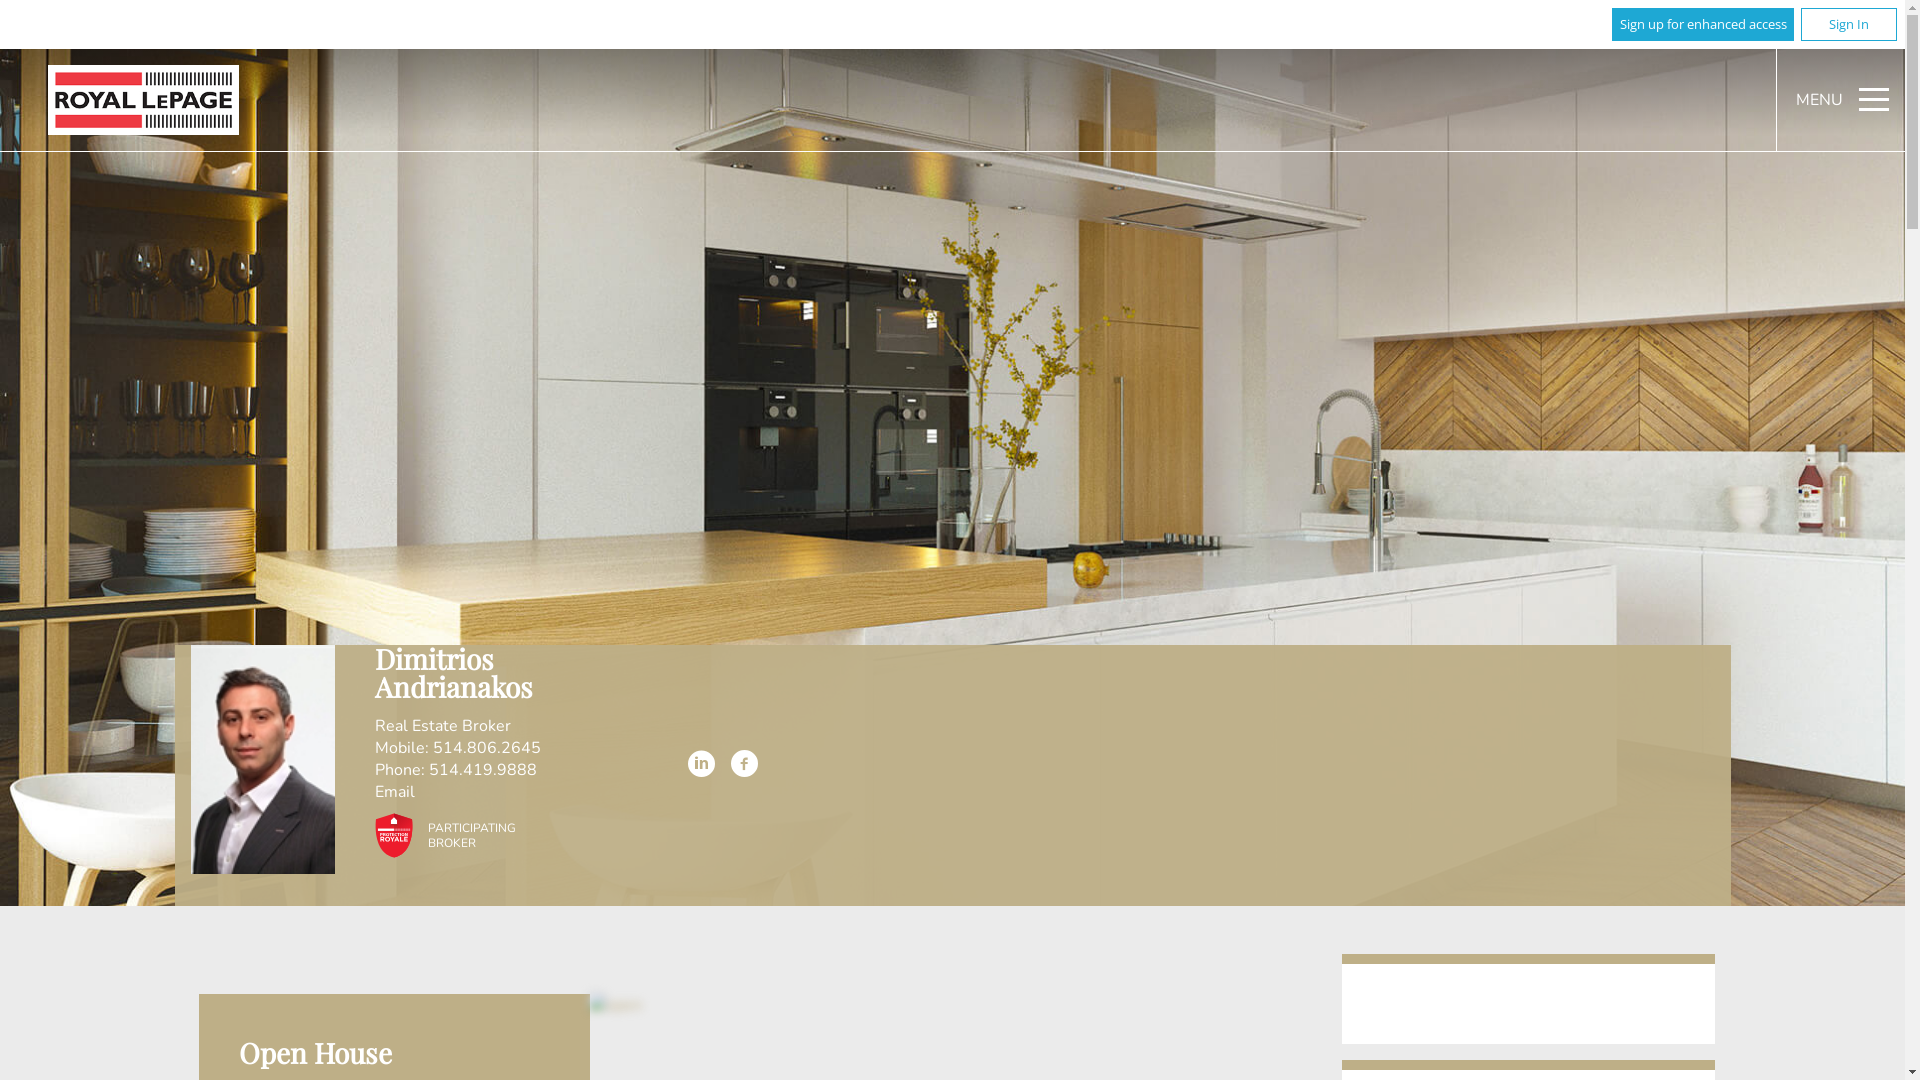 The image size is (1920, 1080). I want to click on '514.806.2645', so click(486, 748).